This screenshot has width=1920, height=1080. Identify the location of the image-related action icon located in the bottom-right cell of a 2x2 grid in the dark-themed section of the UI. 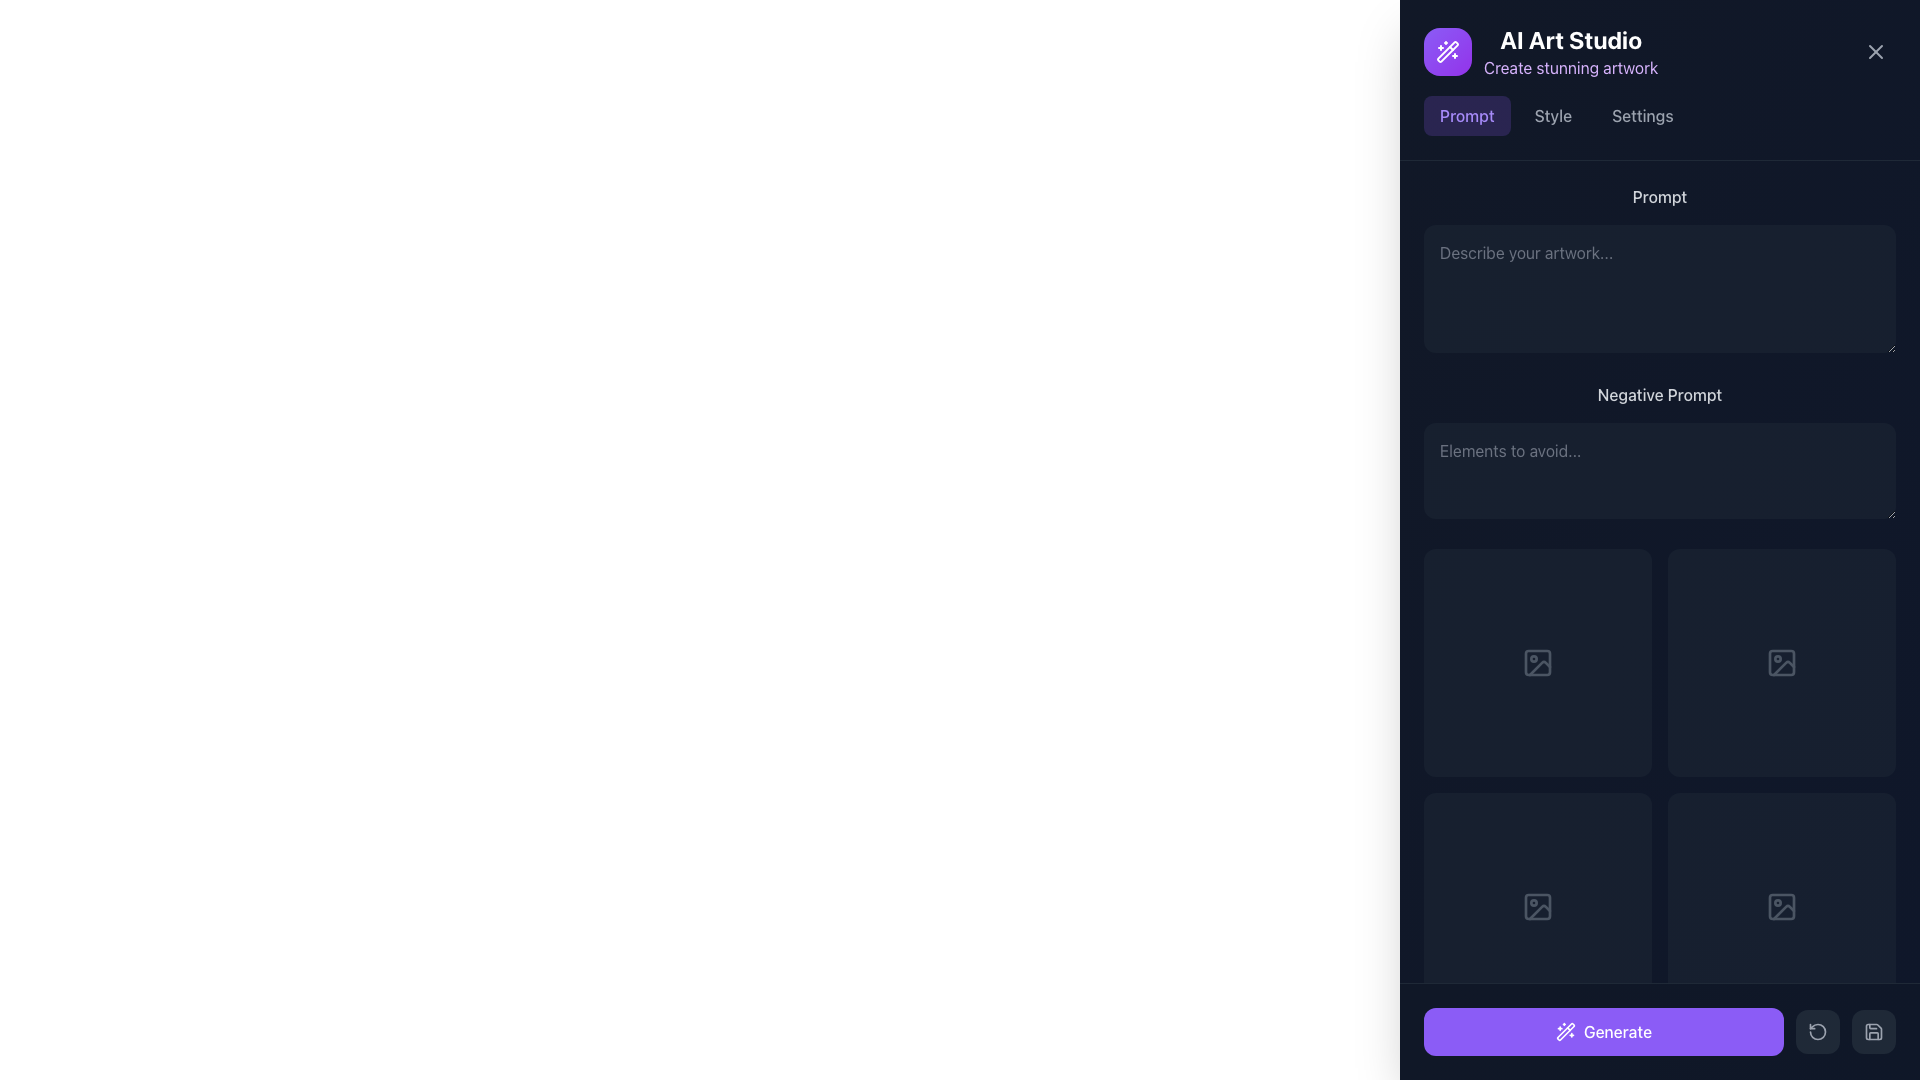
(1781, 906).